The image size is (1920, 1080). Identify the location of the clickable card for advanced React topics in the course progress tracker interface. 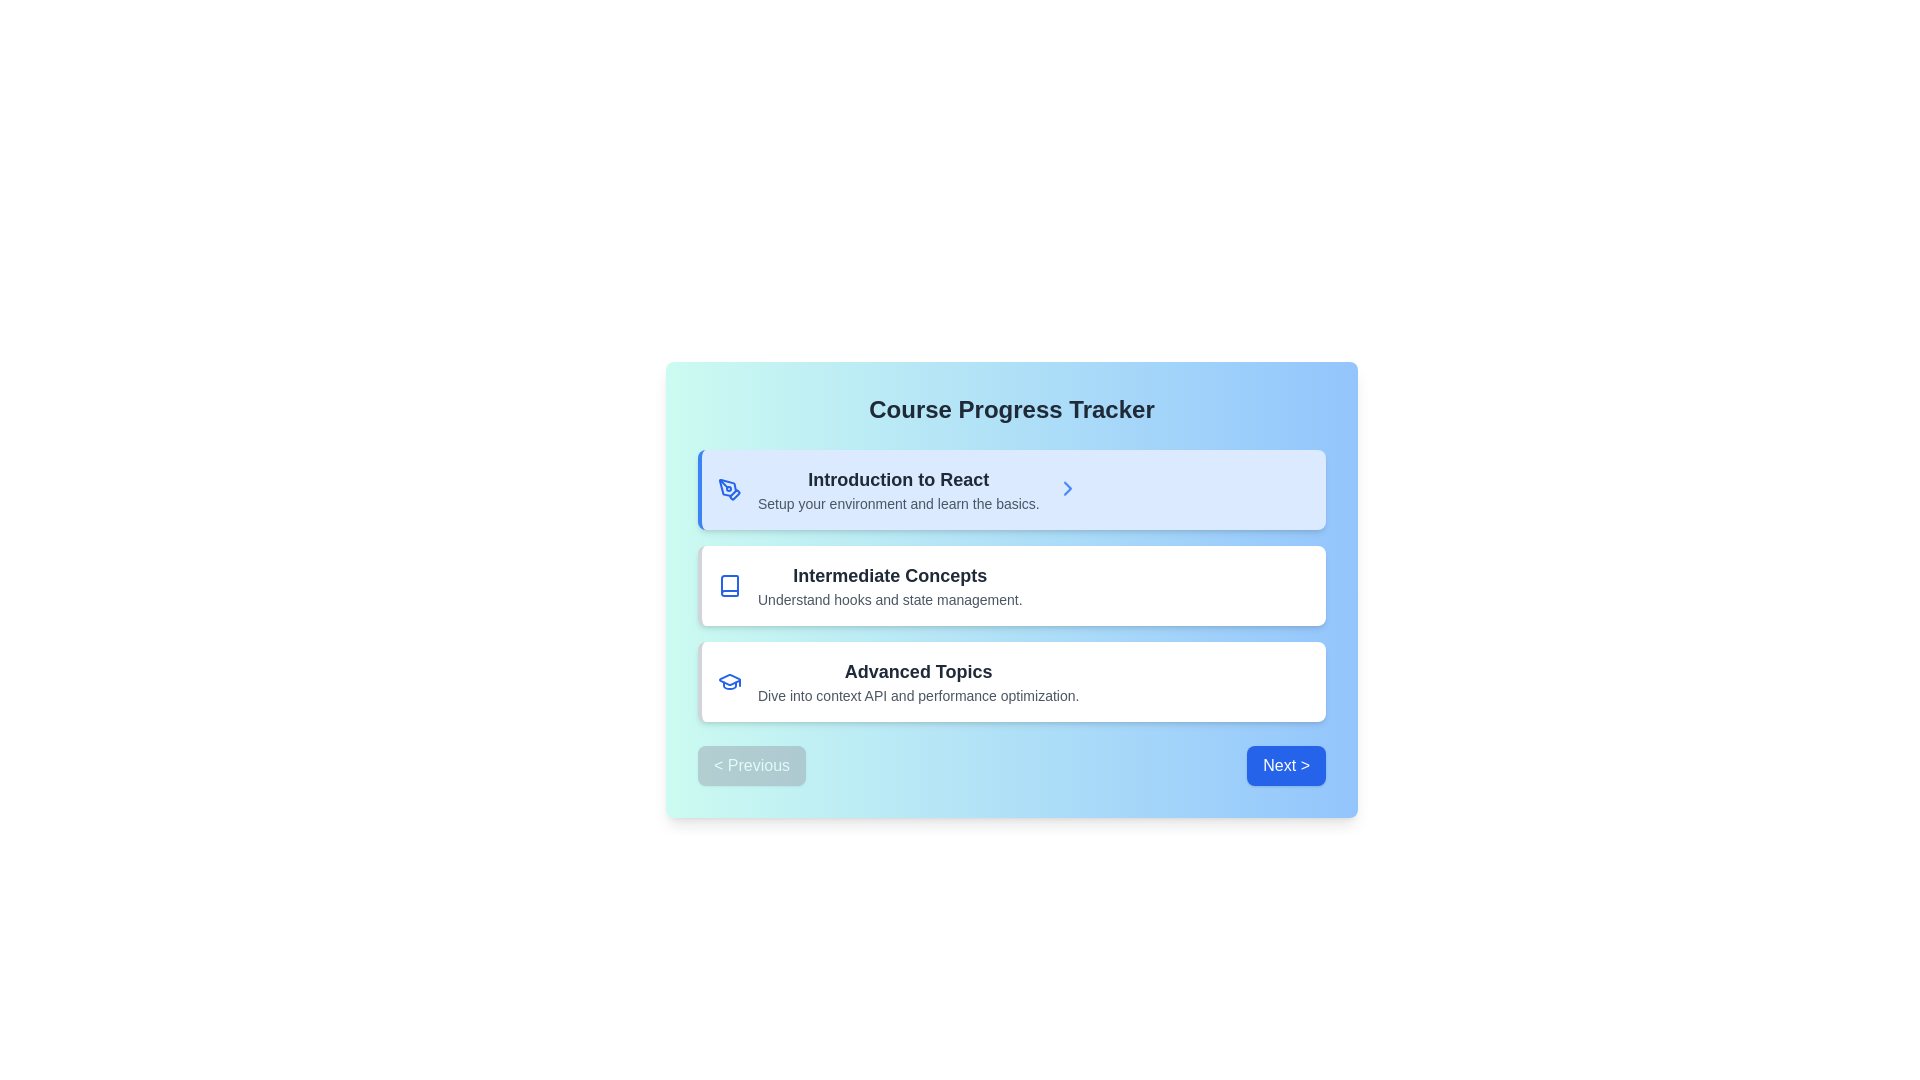
(1013, 681).